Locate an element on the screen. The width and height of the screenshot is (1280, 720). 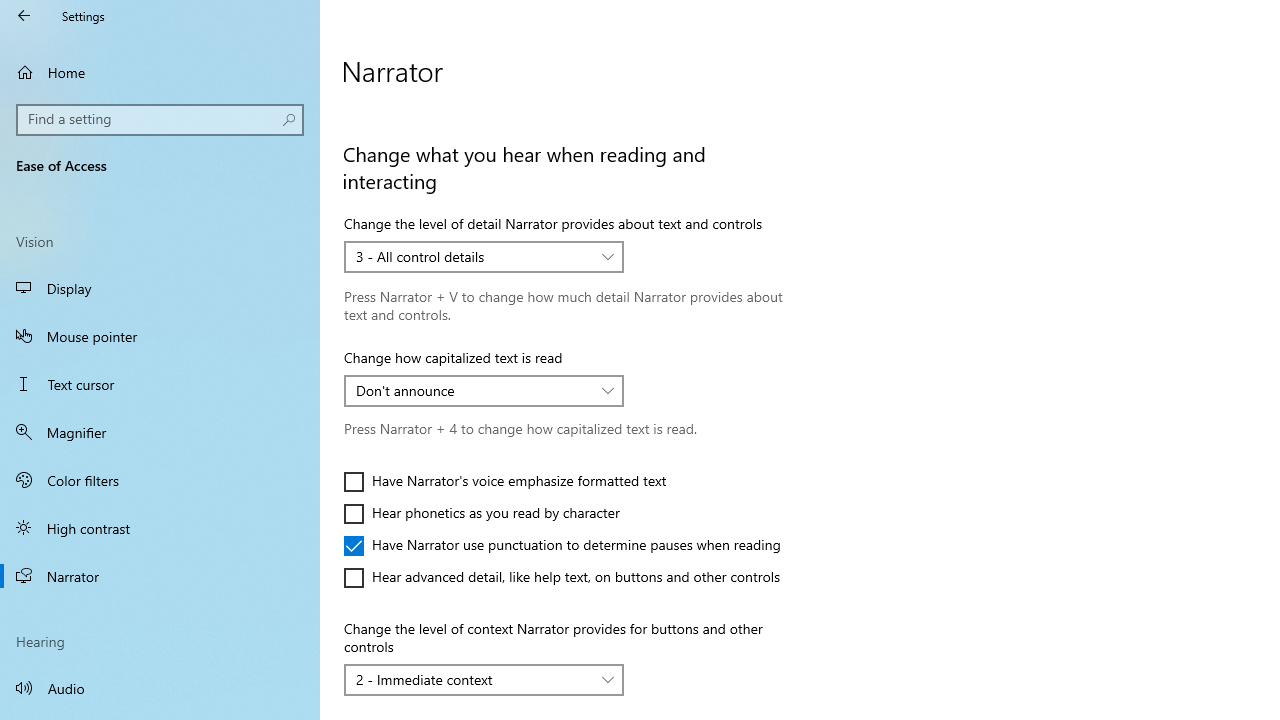
'Hear phonetics as you read by character' is located at coordinates (481, 513).